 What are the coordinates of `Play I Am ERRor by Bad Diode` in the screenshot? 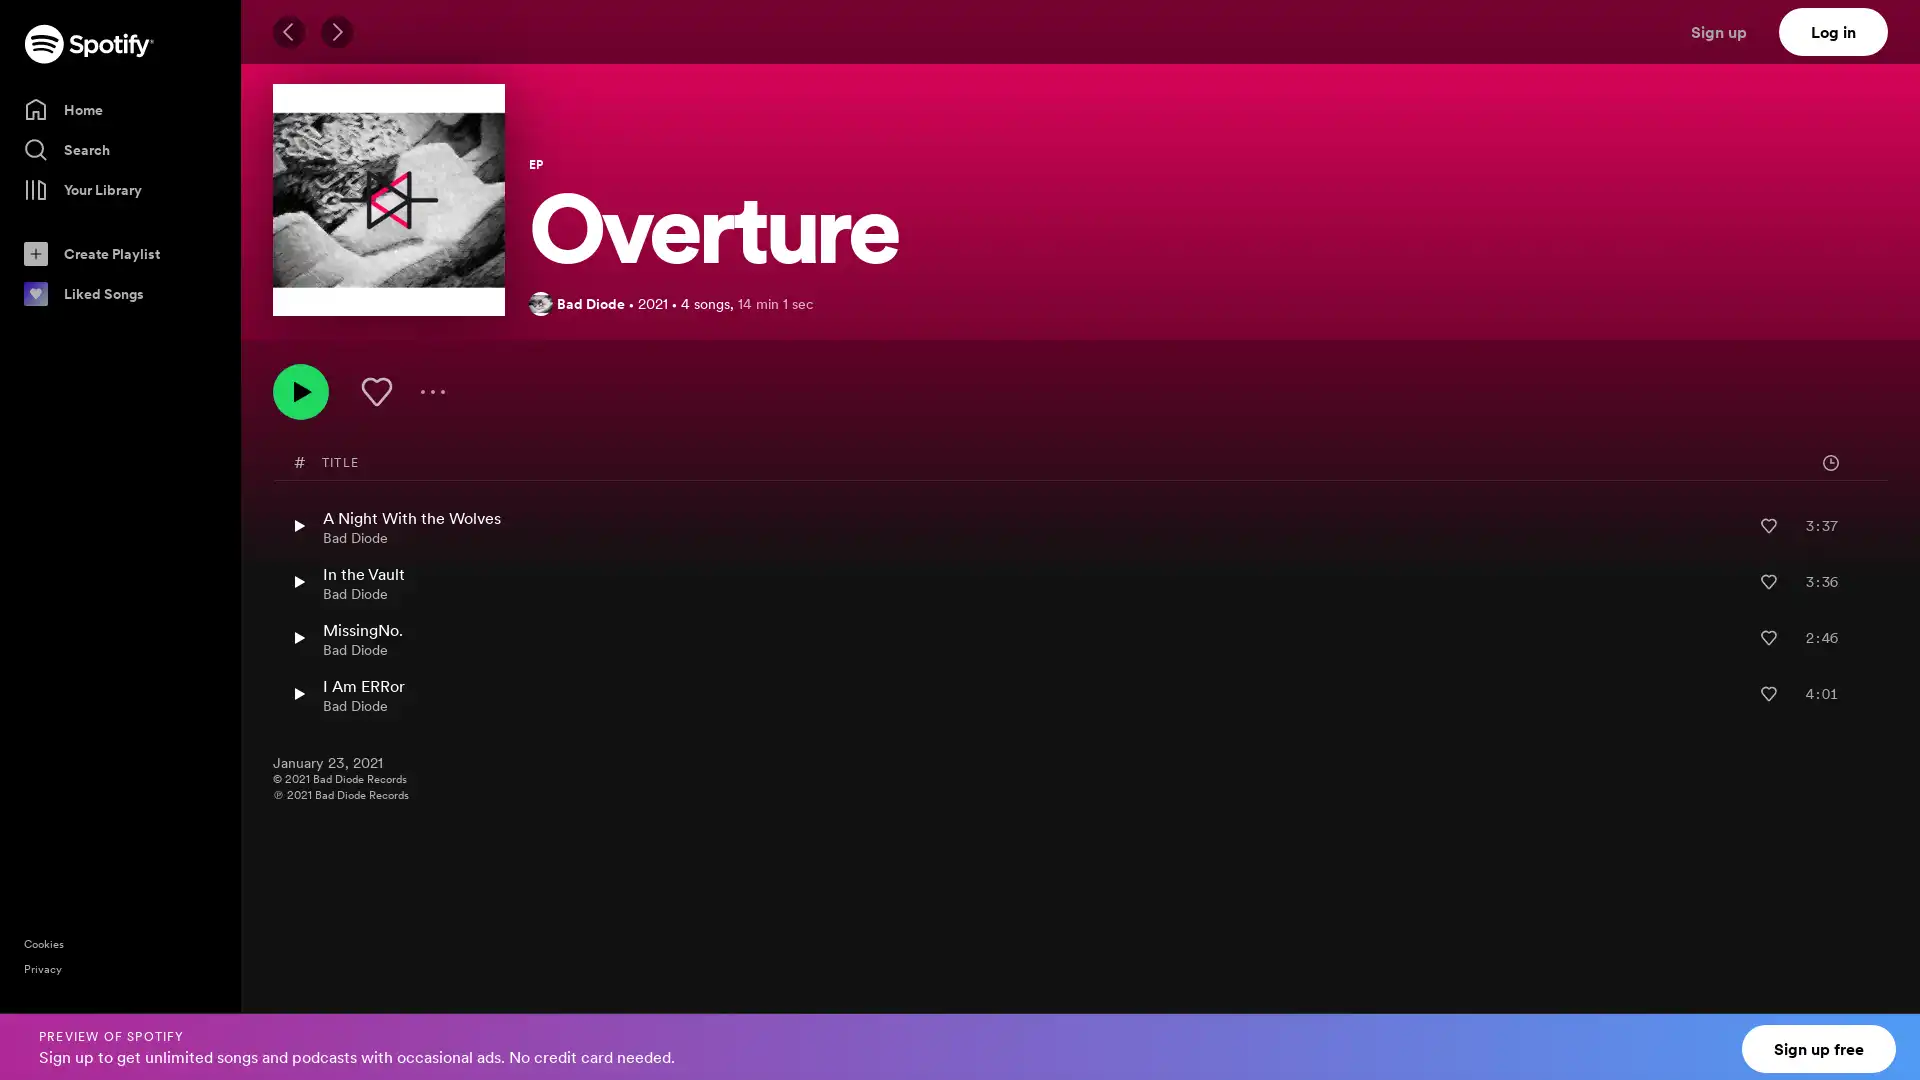 It's located at (297, 693).